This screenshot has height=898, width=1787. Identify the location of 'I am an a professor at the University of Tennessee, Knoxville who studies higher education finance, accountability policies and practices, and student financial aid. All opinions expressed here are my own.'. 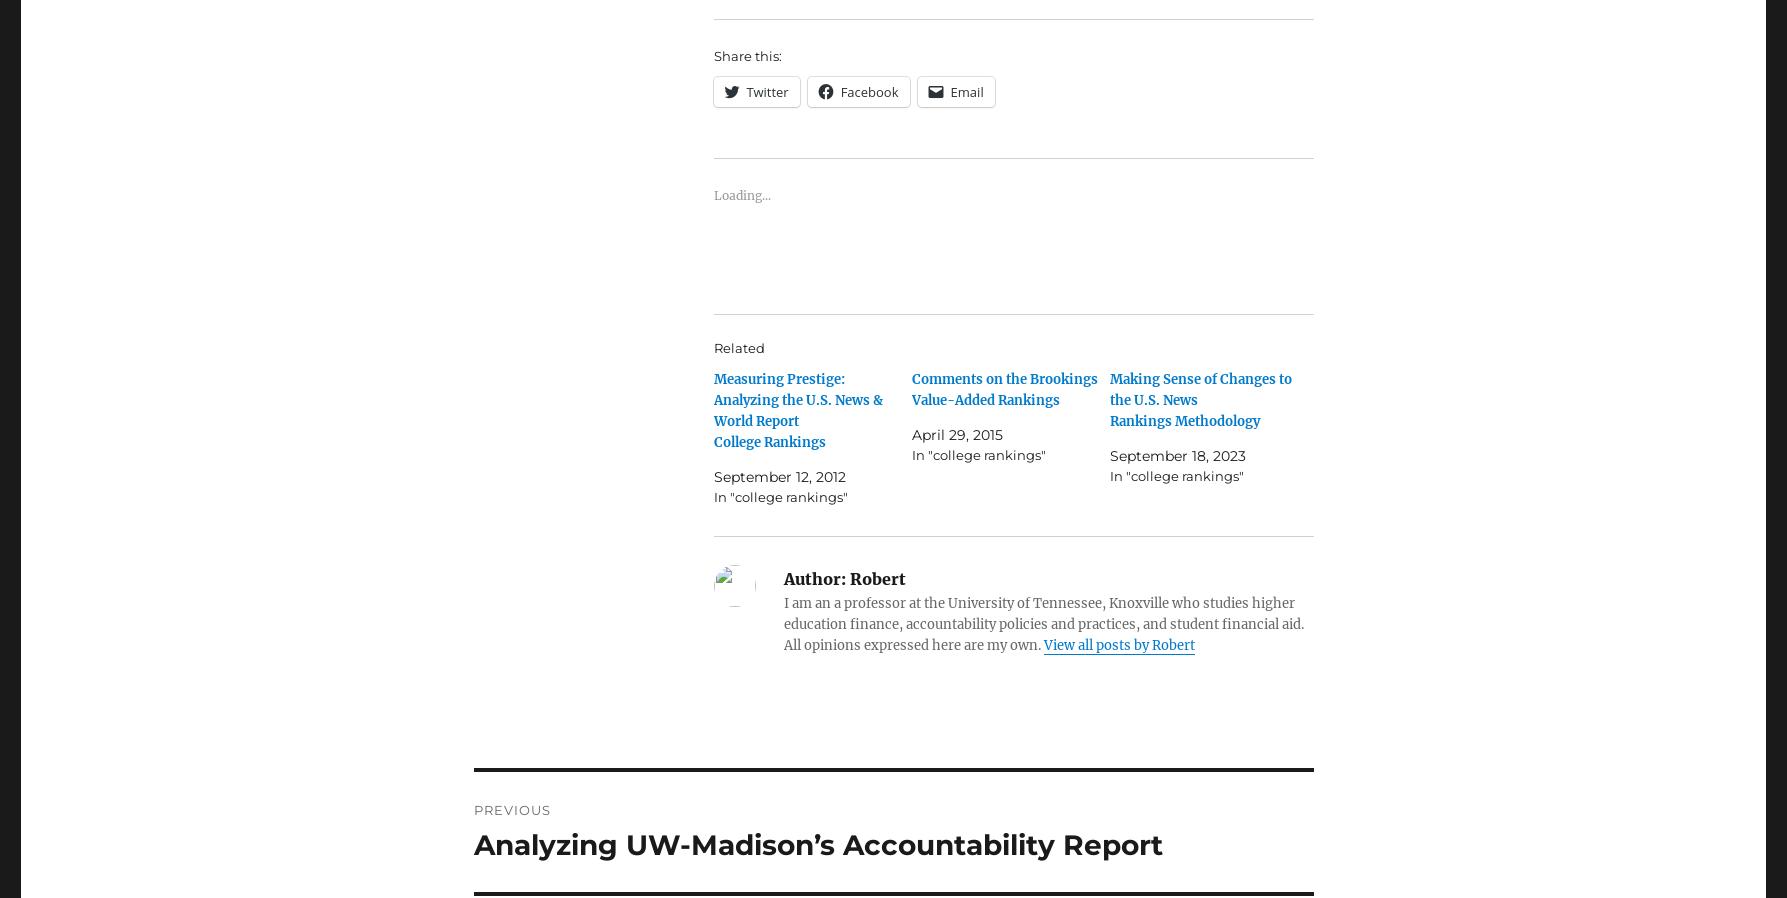
(1042, 623).